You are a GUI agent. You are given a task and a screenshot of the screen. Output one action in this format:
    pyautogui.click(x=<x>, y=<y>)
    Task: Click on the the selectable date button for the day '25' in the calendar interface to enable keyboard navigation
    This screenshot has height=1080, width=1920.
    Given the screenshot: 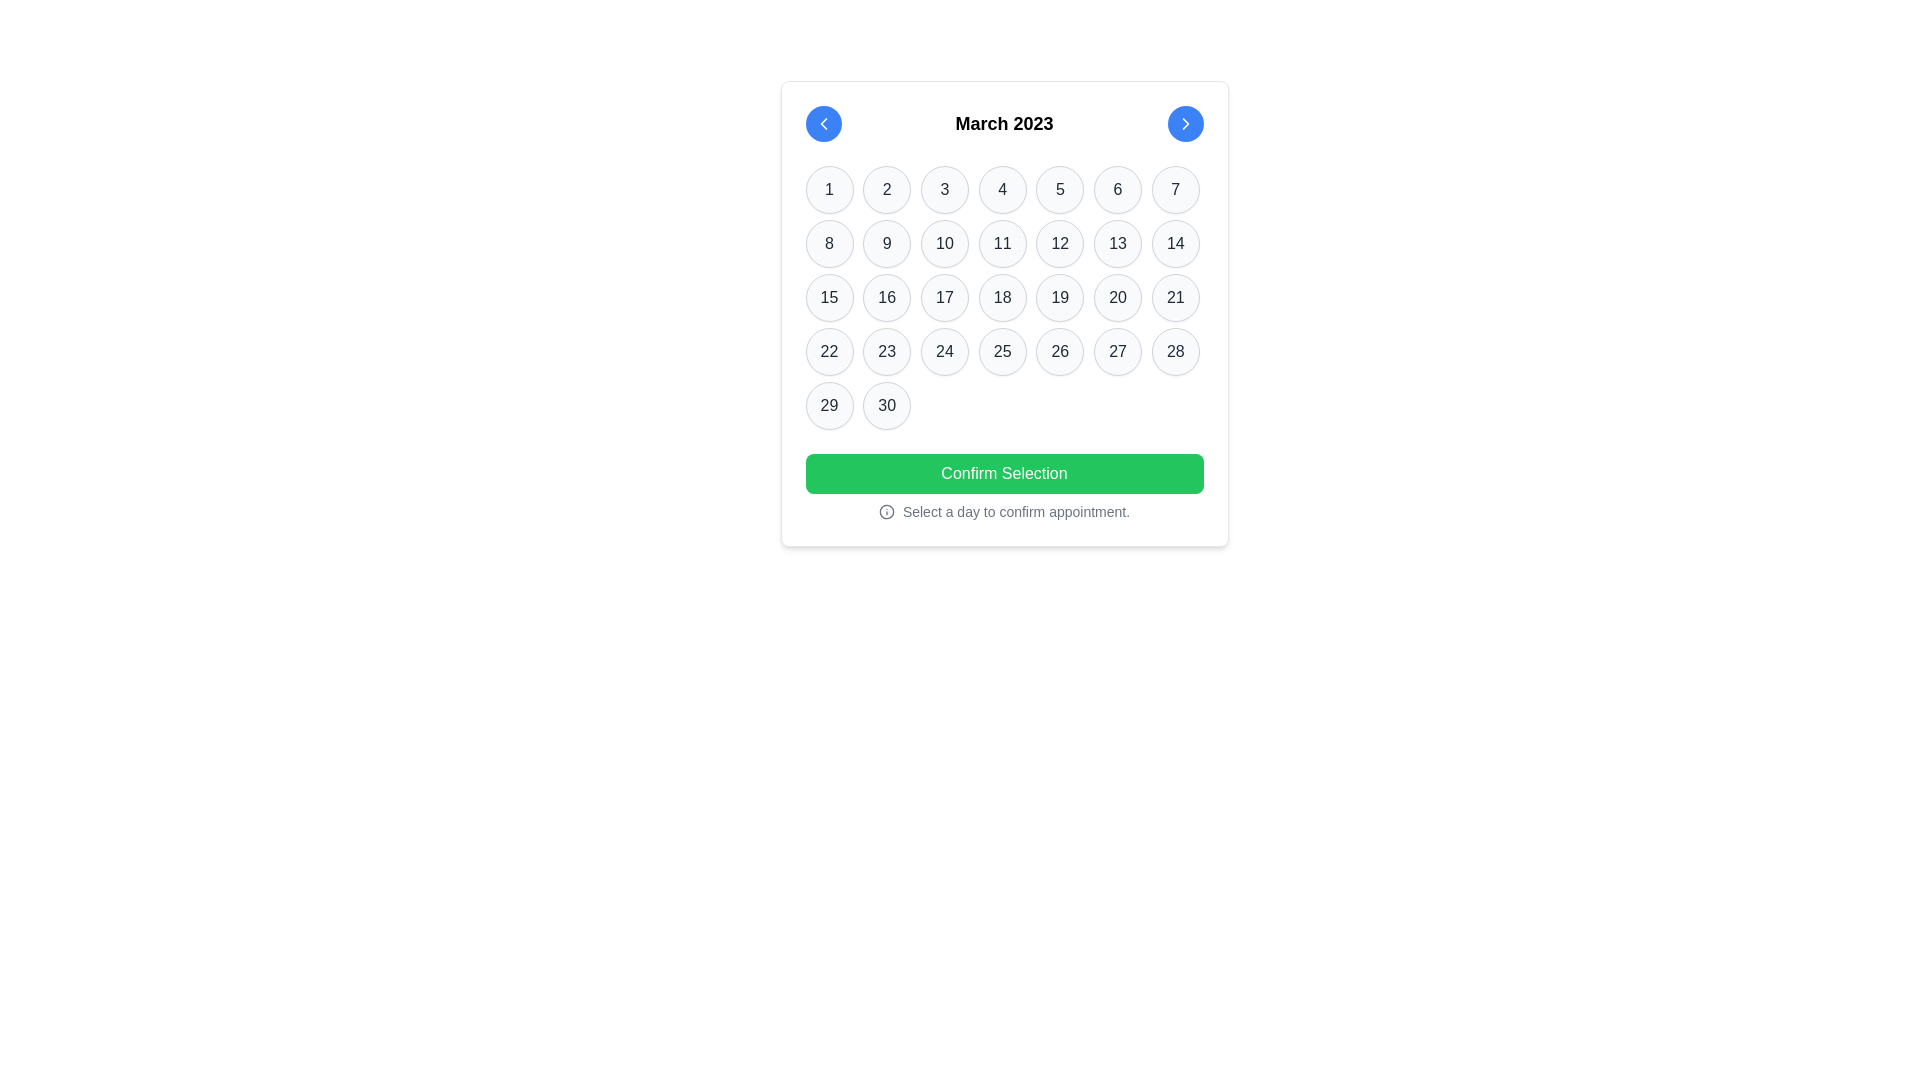 What is the action you would take?
    pyautogui.click(x=1002, y=350)
    